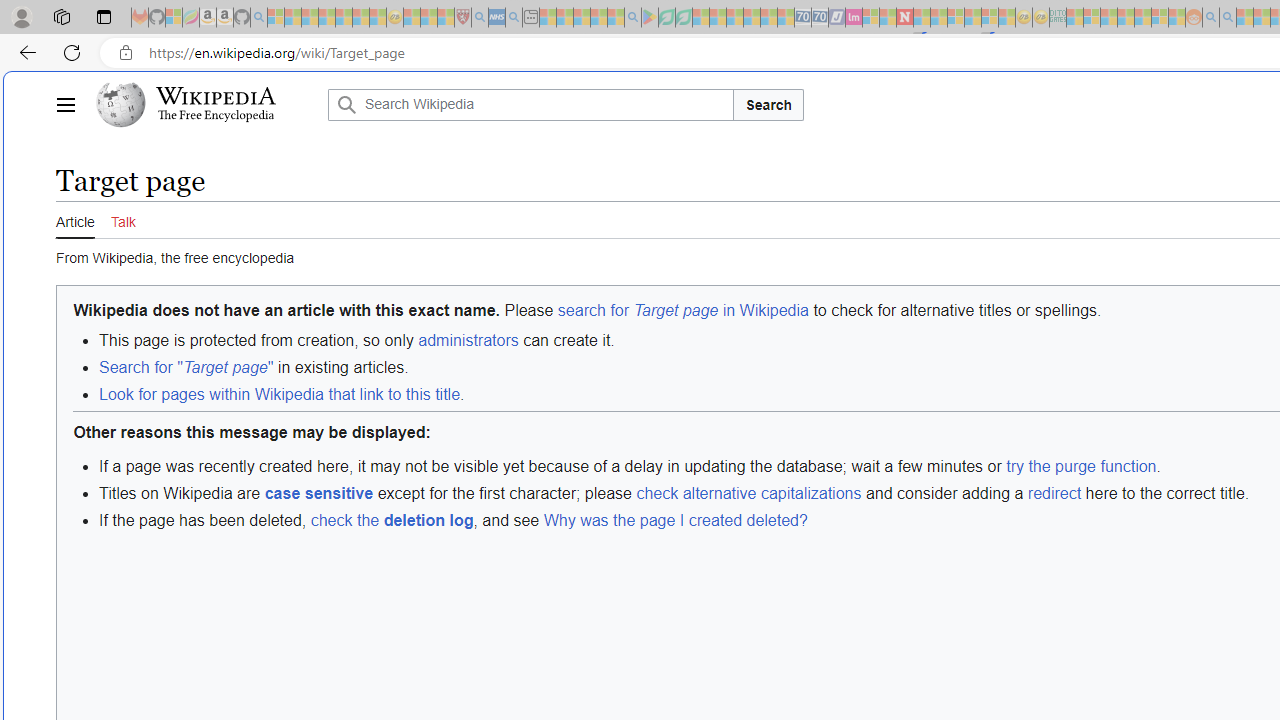  Describe the element at coordinates (1227, 17) in the screenshot. I see `'Utah sues federal government - Search - Sleeping'` at that location.